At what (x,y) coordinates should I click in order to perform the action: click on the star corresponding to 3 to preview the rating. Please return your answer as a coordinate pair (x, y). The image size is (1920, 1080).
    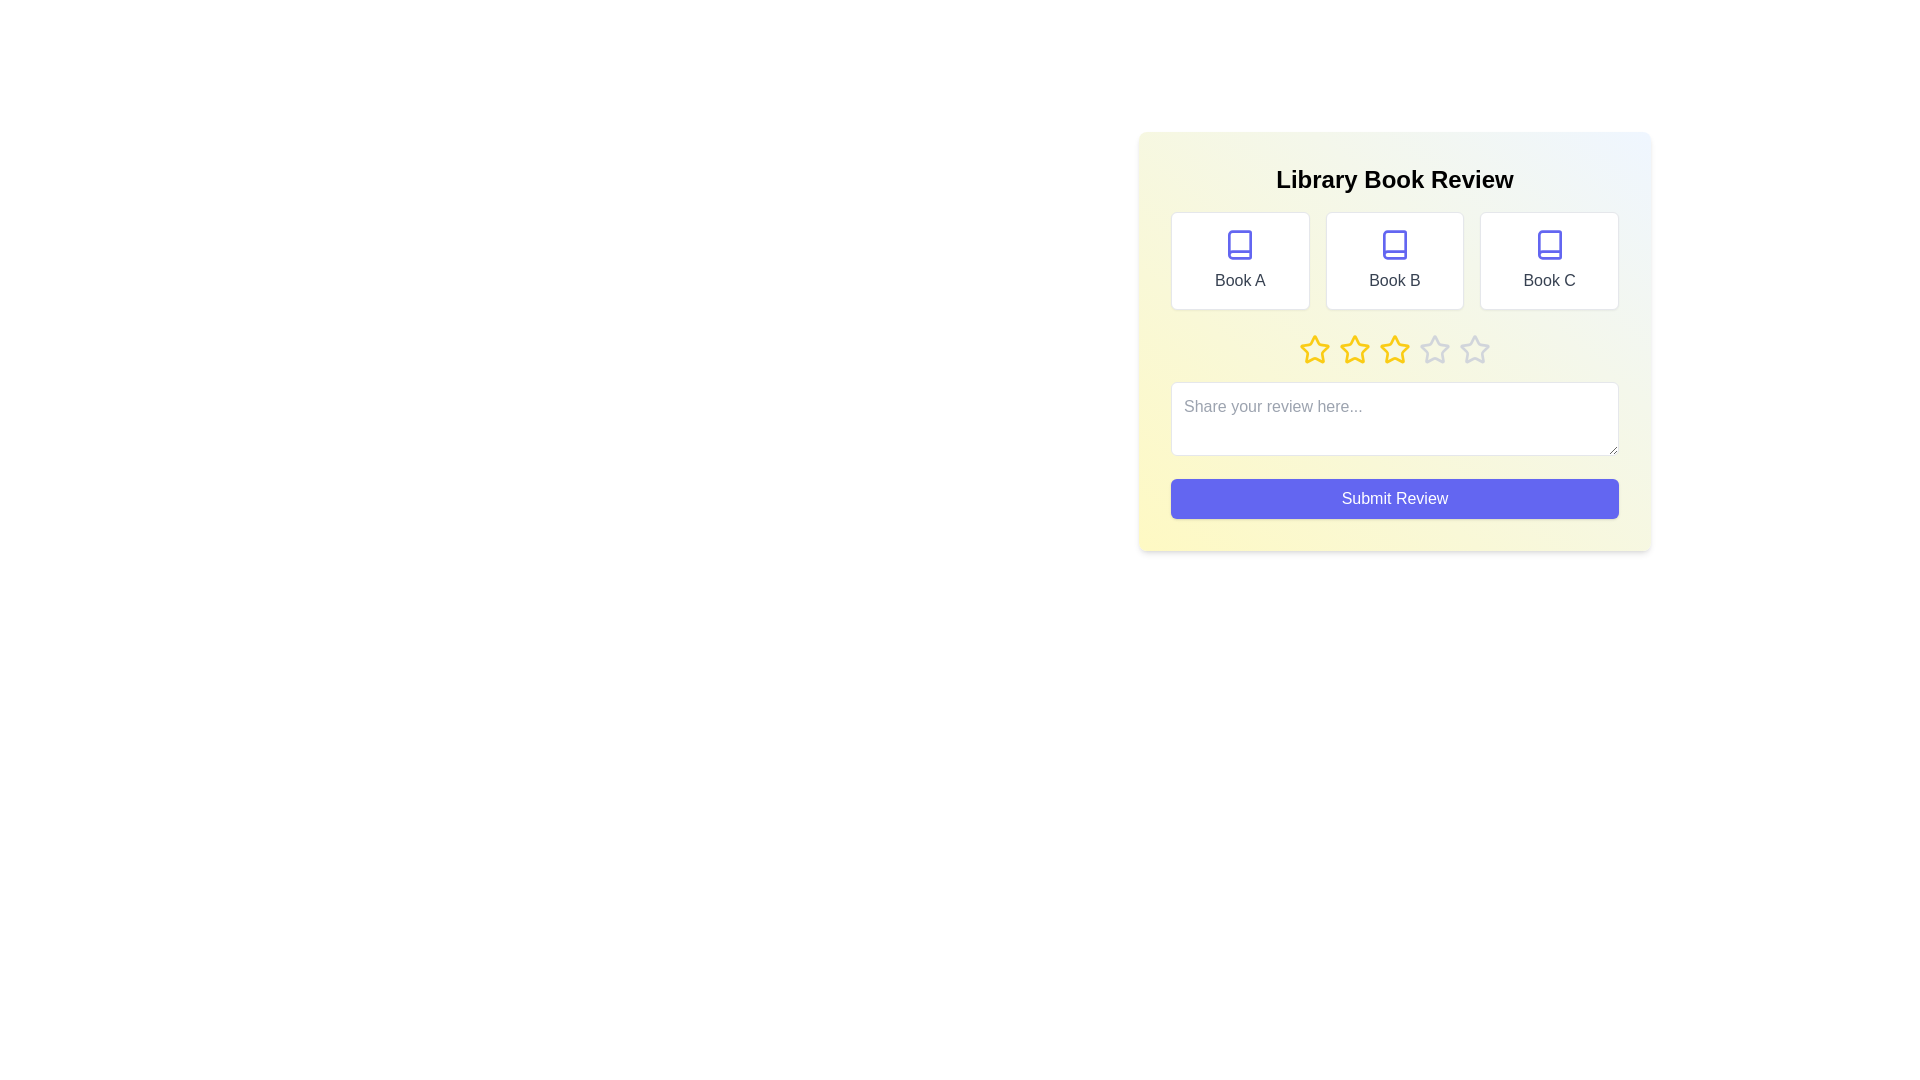
    Looking at the image, I should click on (1394, 349).